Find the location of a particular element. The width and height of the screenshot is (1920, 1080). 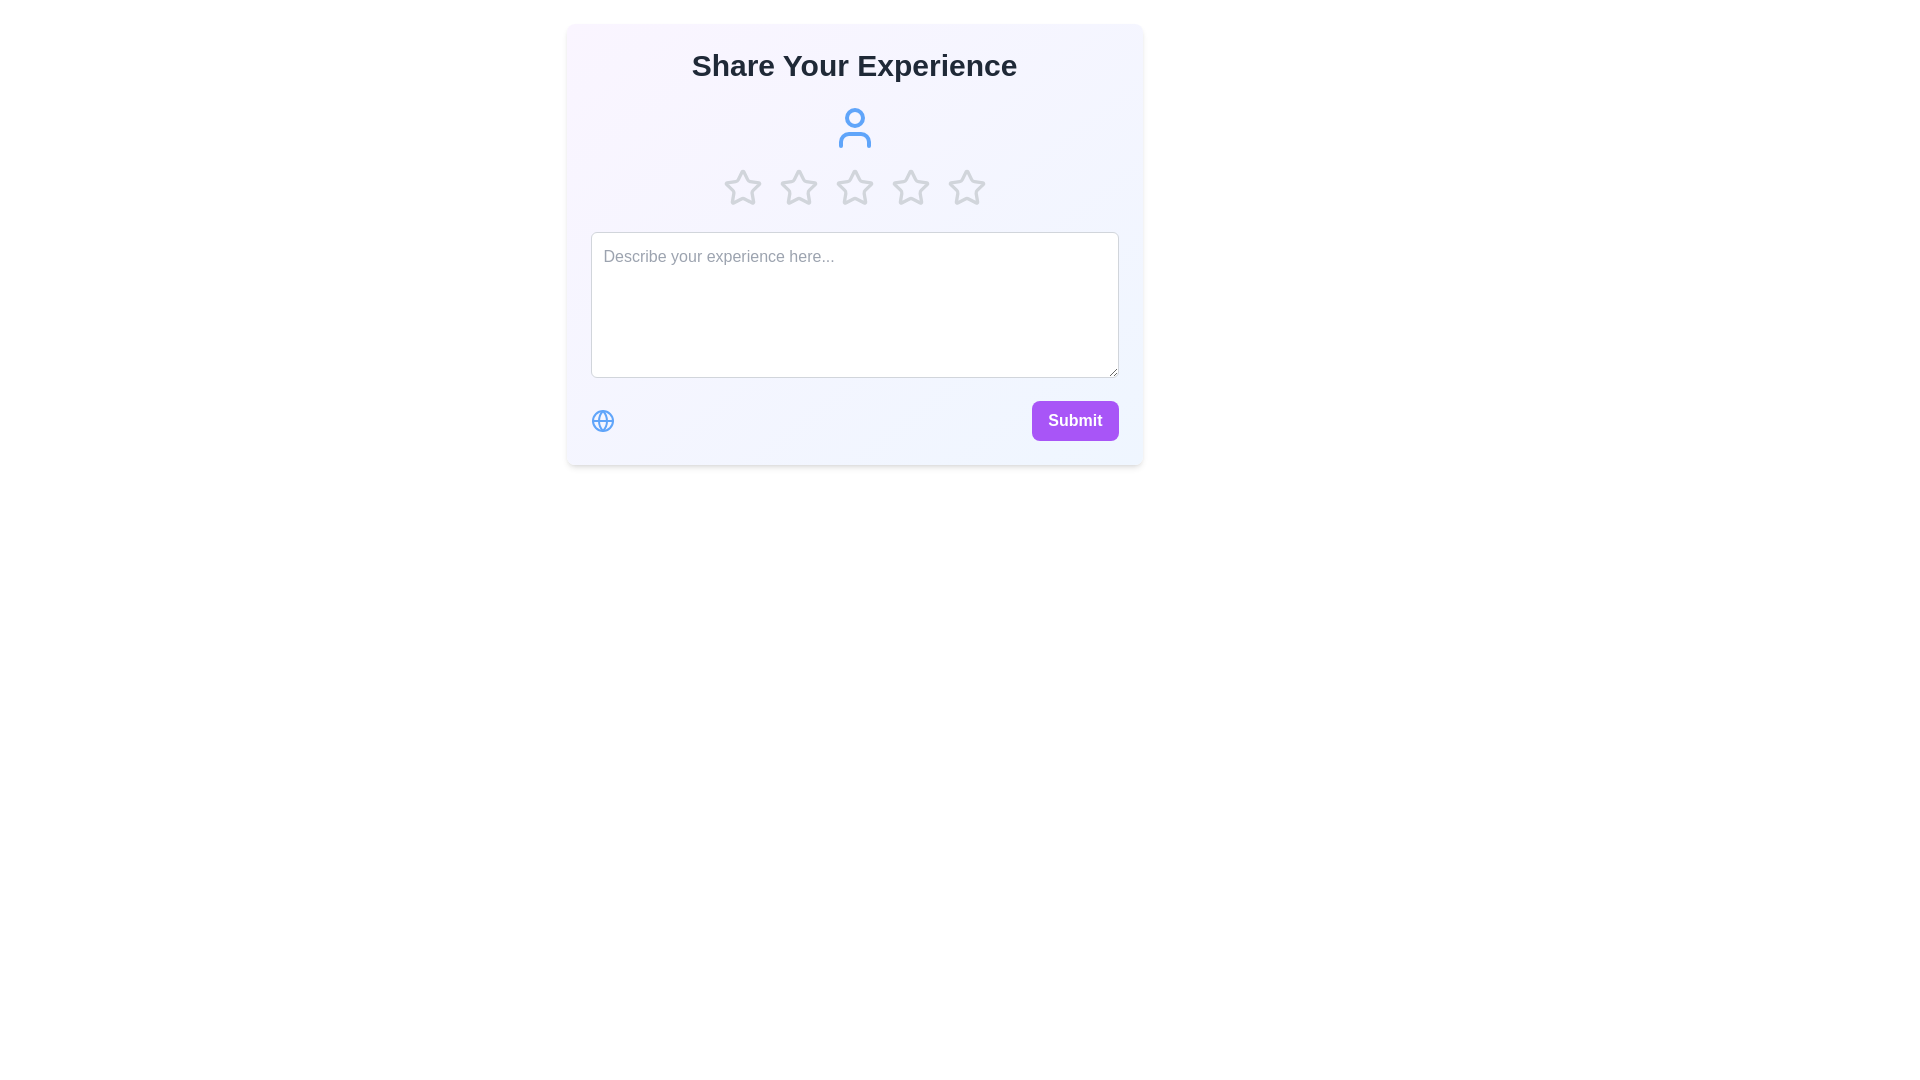

the prominent user-related icon located centrally at the top of the interface, above the star rating icons is located at coordinates (854, 127).